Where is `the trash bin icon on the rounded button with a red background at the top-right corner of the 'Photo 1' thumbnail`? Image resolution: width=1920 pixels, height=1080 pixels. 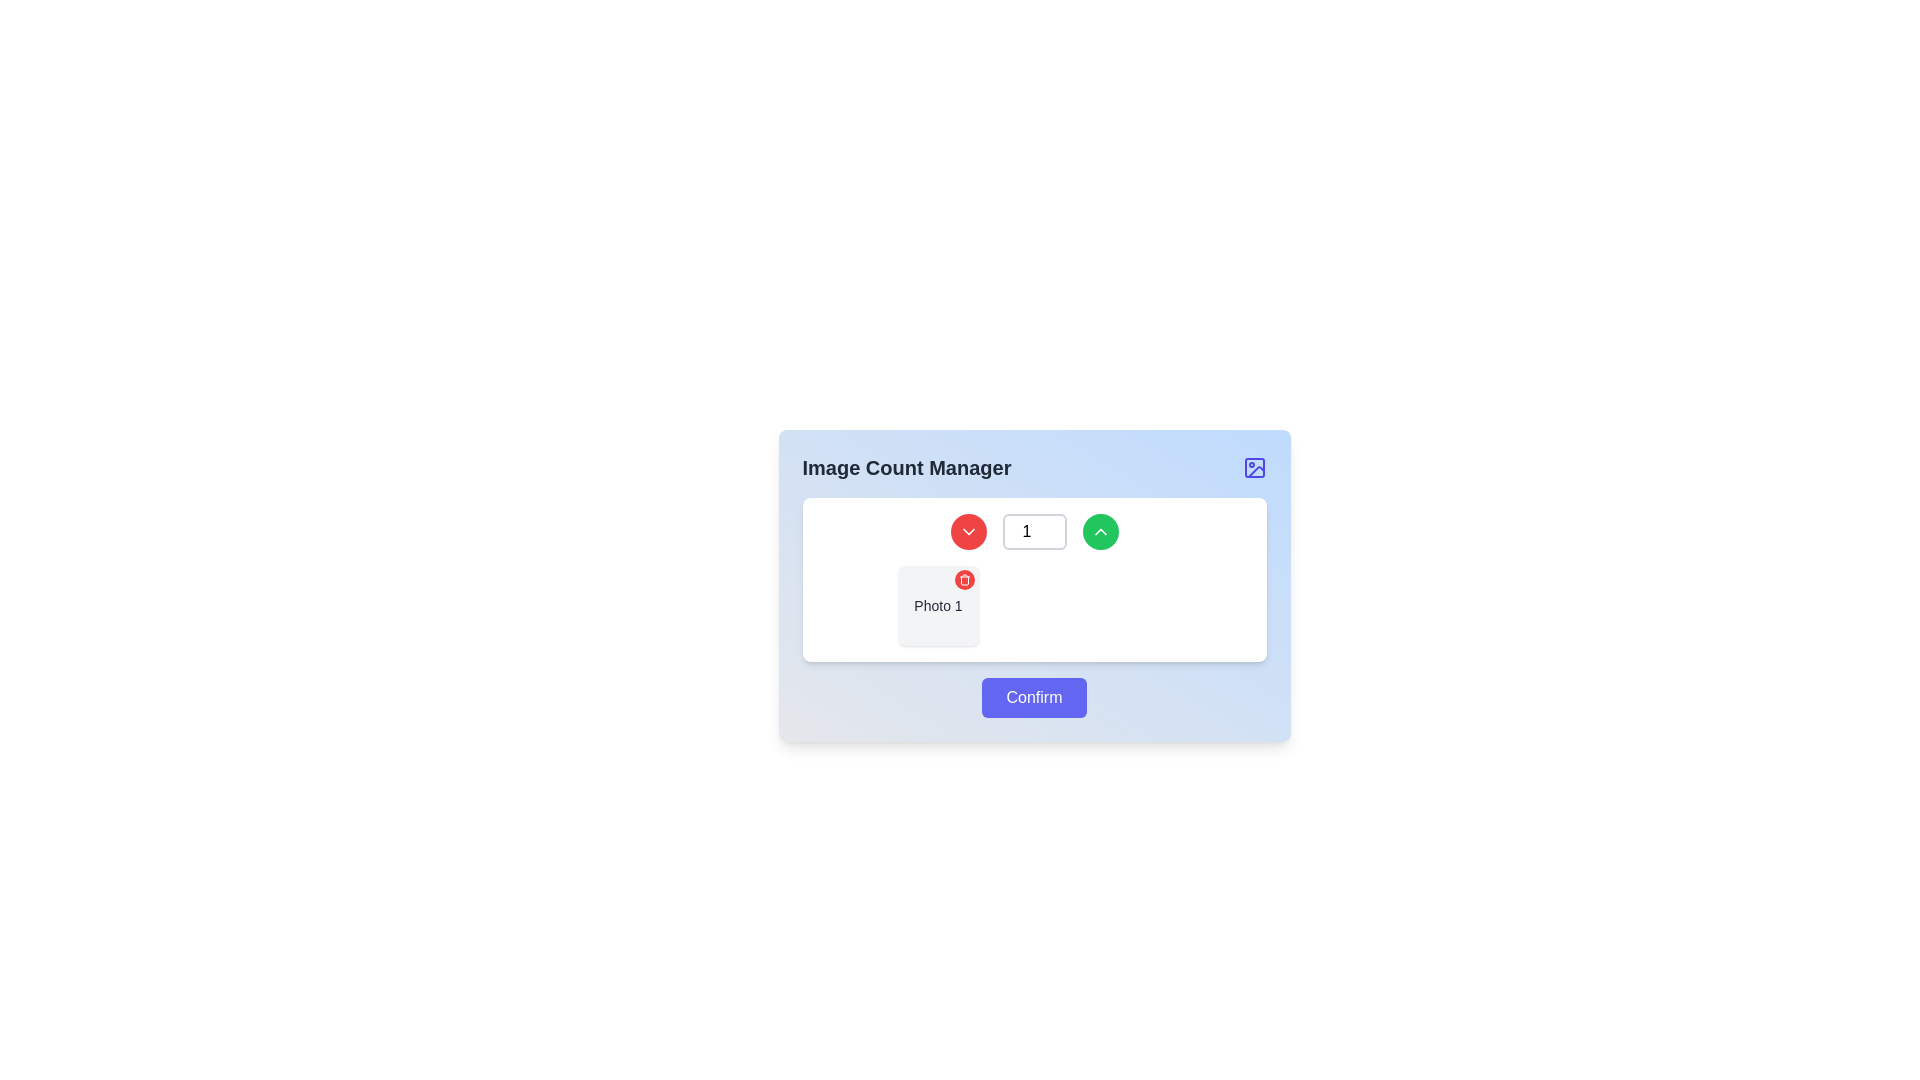 the trash bin icon on the rounded button with a red background at the top-right corner of the 'Photo 1' thumbnail is located at coordinates (964, 579).